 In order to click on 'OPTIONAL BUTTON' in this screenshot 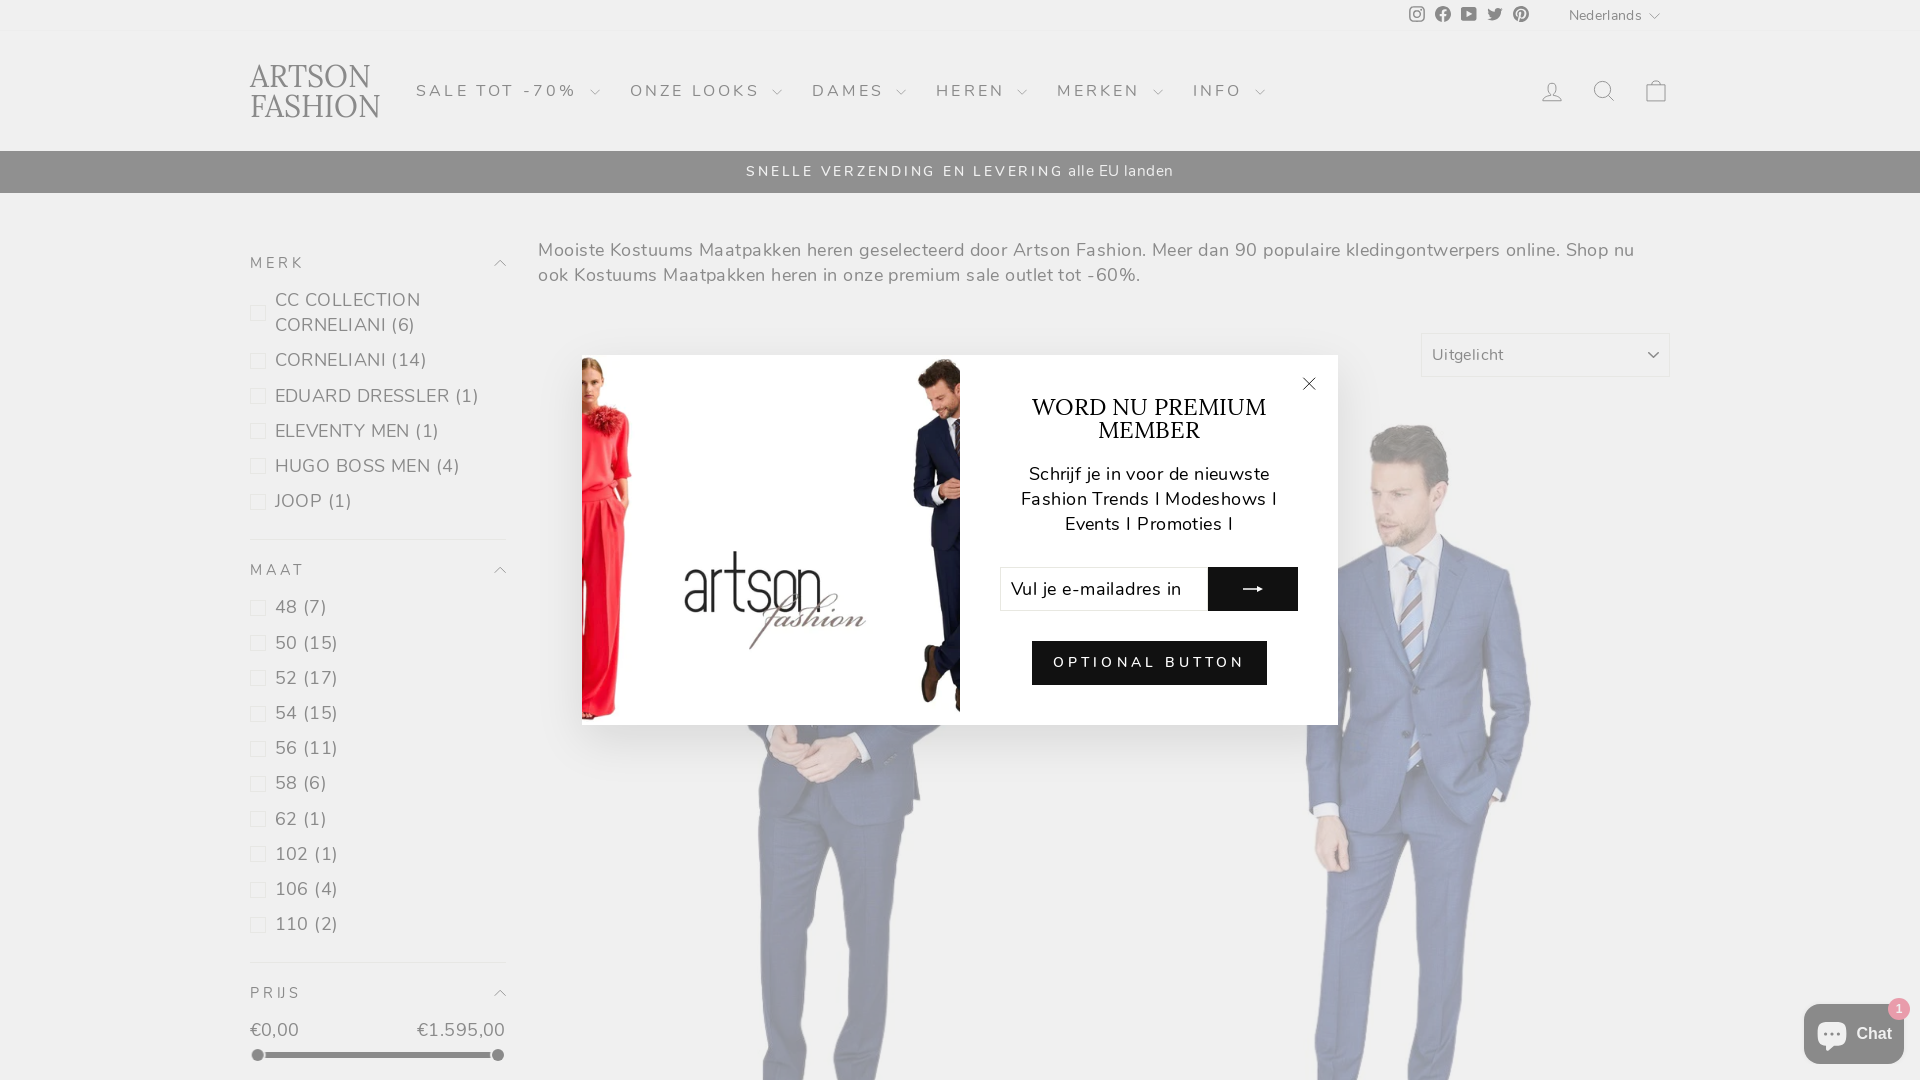, I will do `click(1149, 663)`.